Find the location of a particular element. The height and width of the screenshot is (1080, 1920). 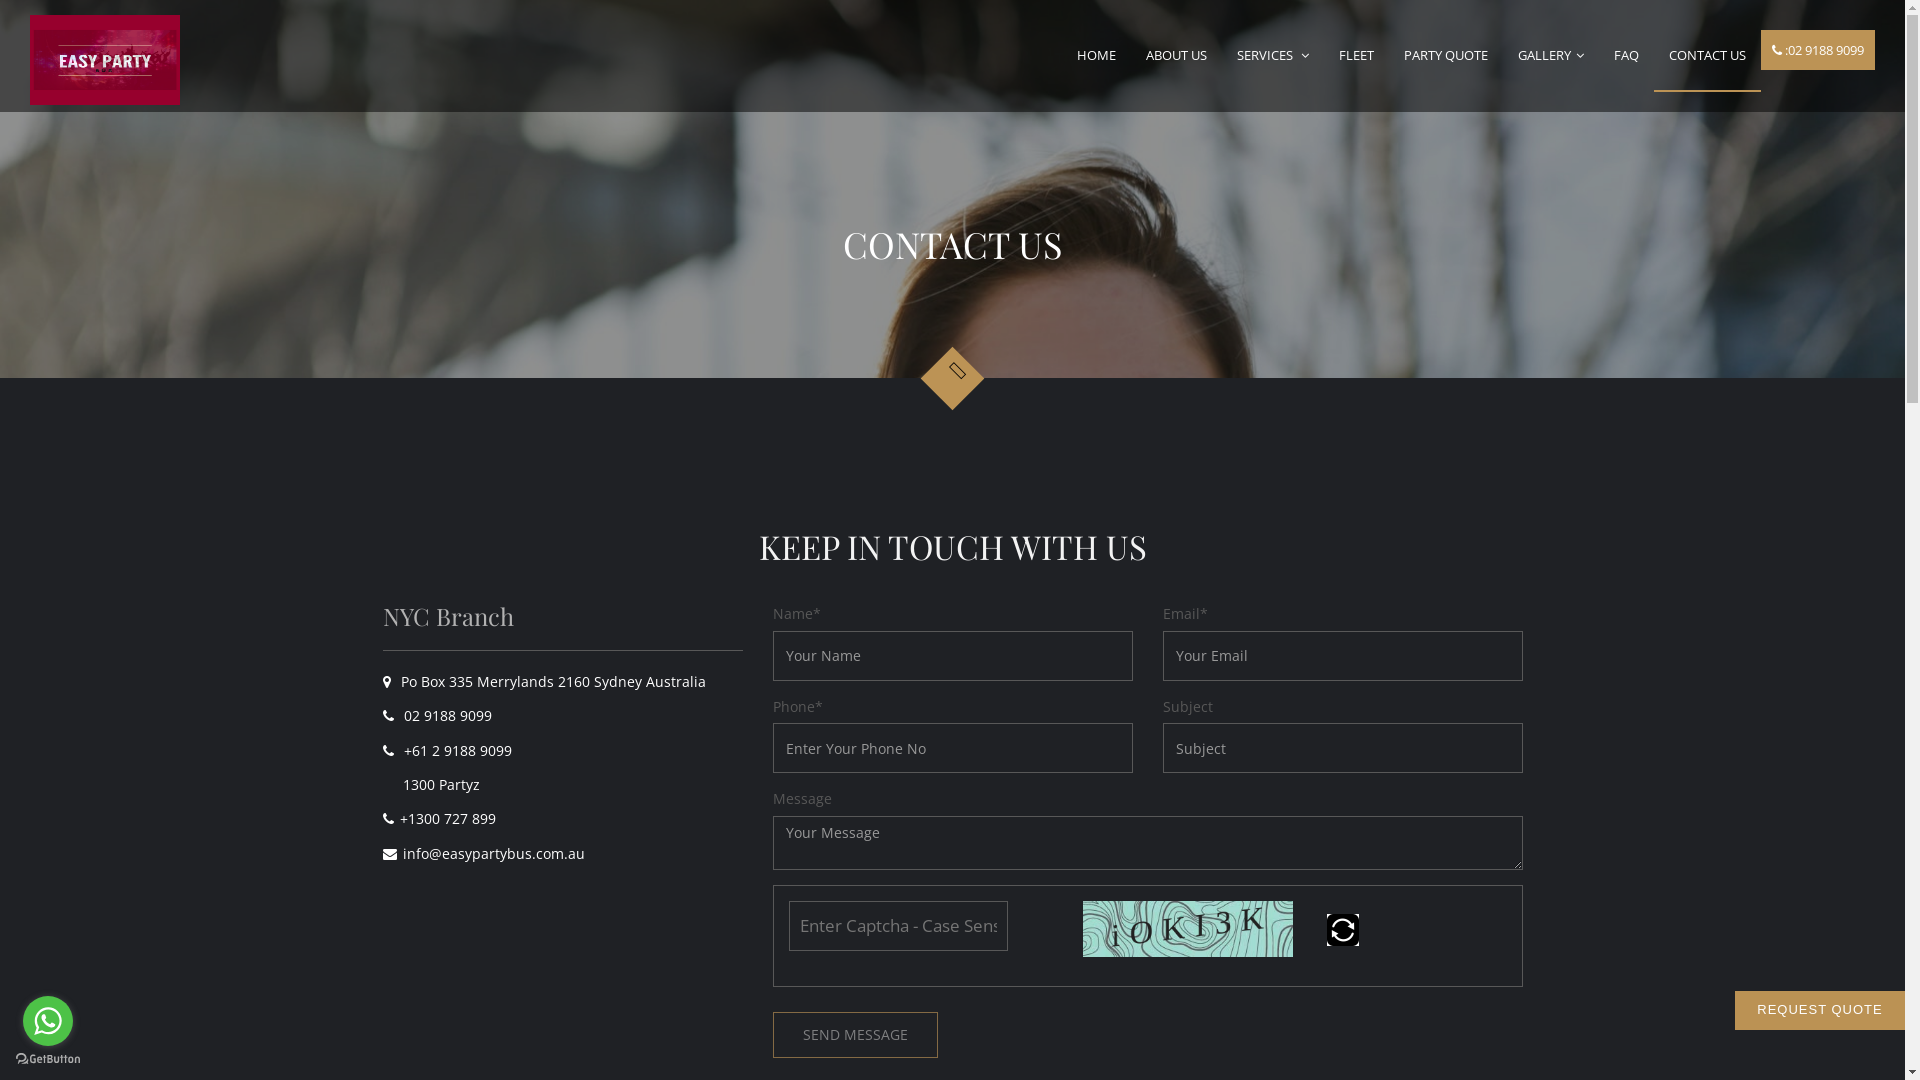

'FLEET' is located at coordinates (1356, 53).